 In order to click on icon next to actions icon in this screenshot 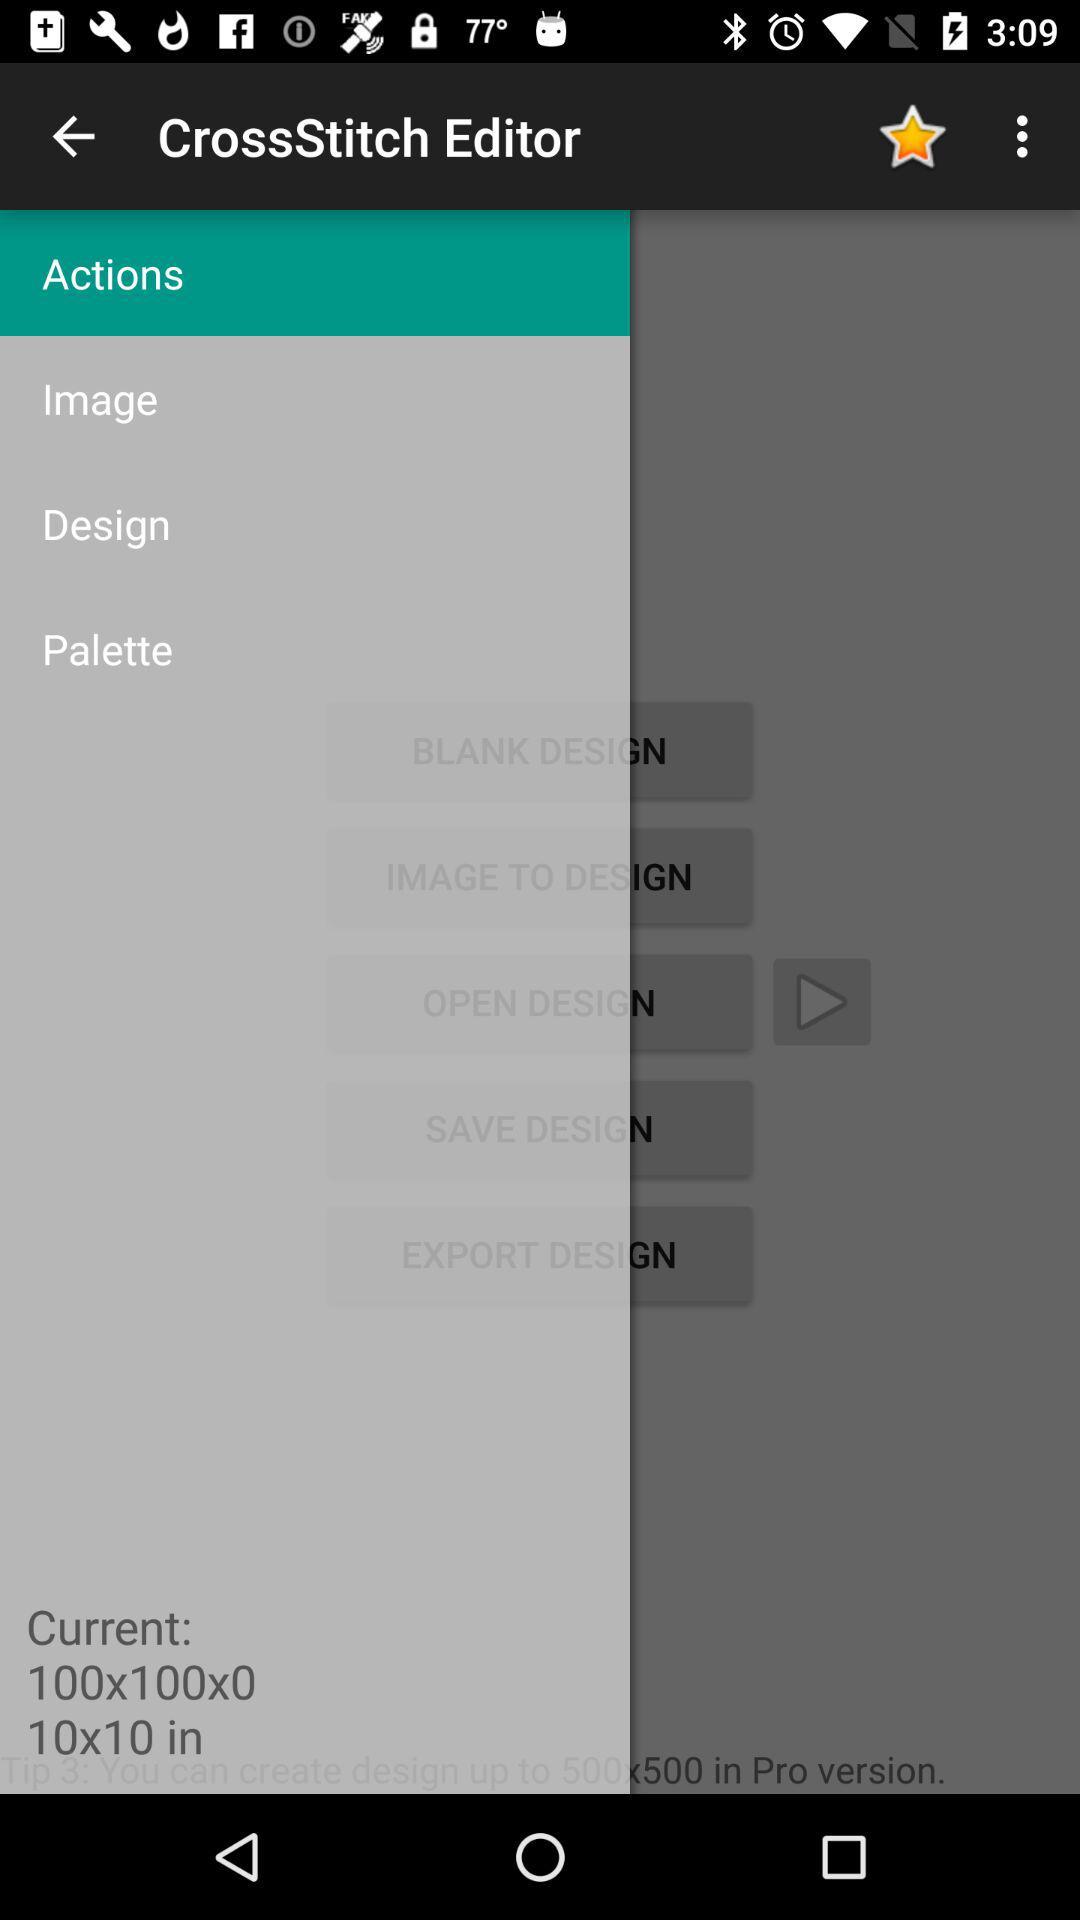, I will do `click(911, 135)`.